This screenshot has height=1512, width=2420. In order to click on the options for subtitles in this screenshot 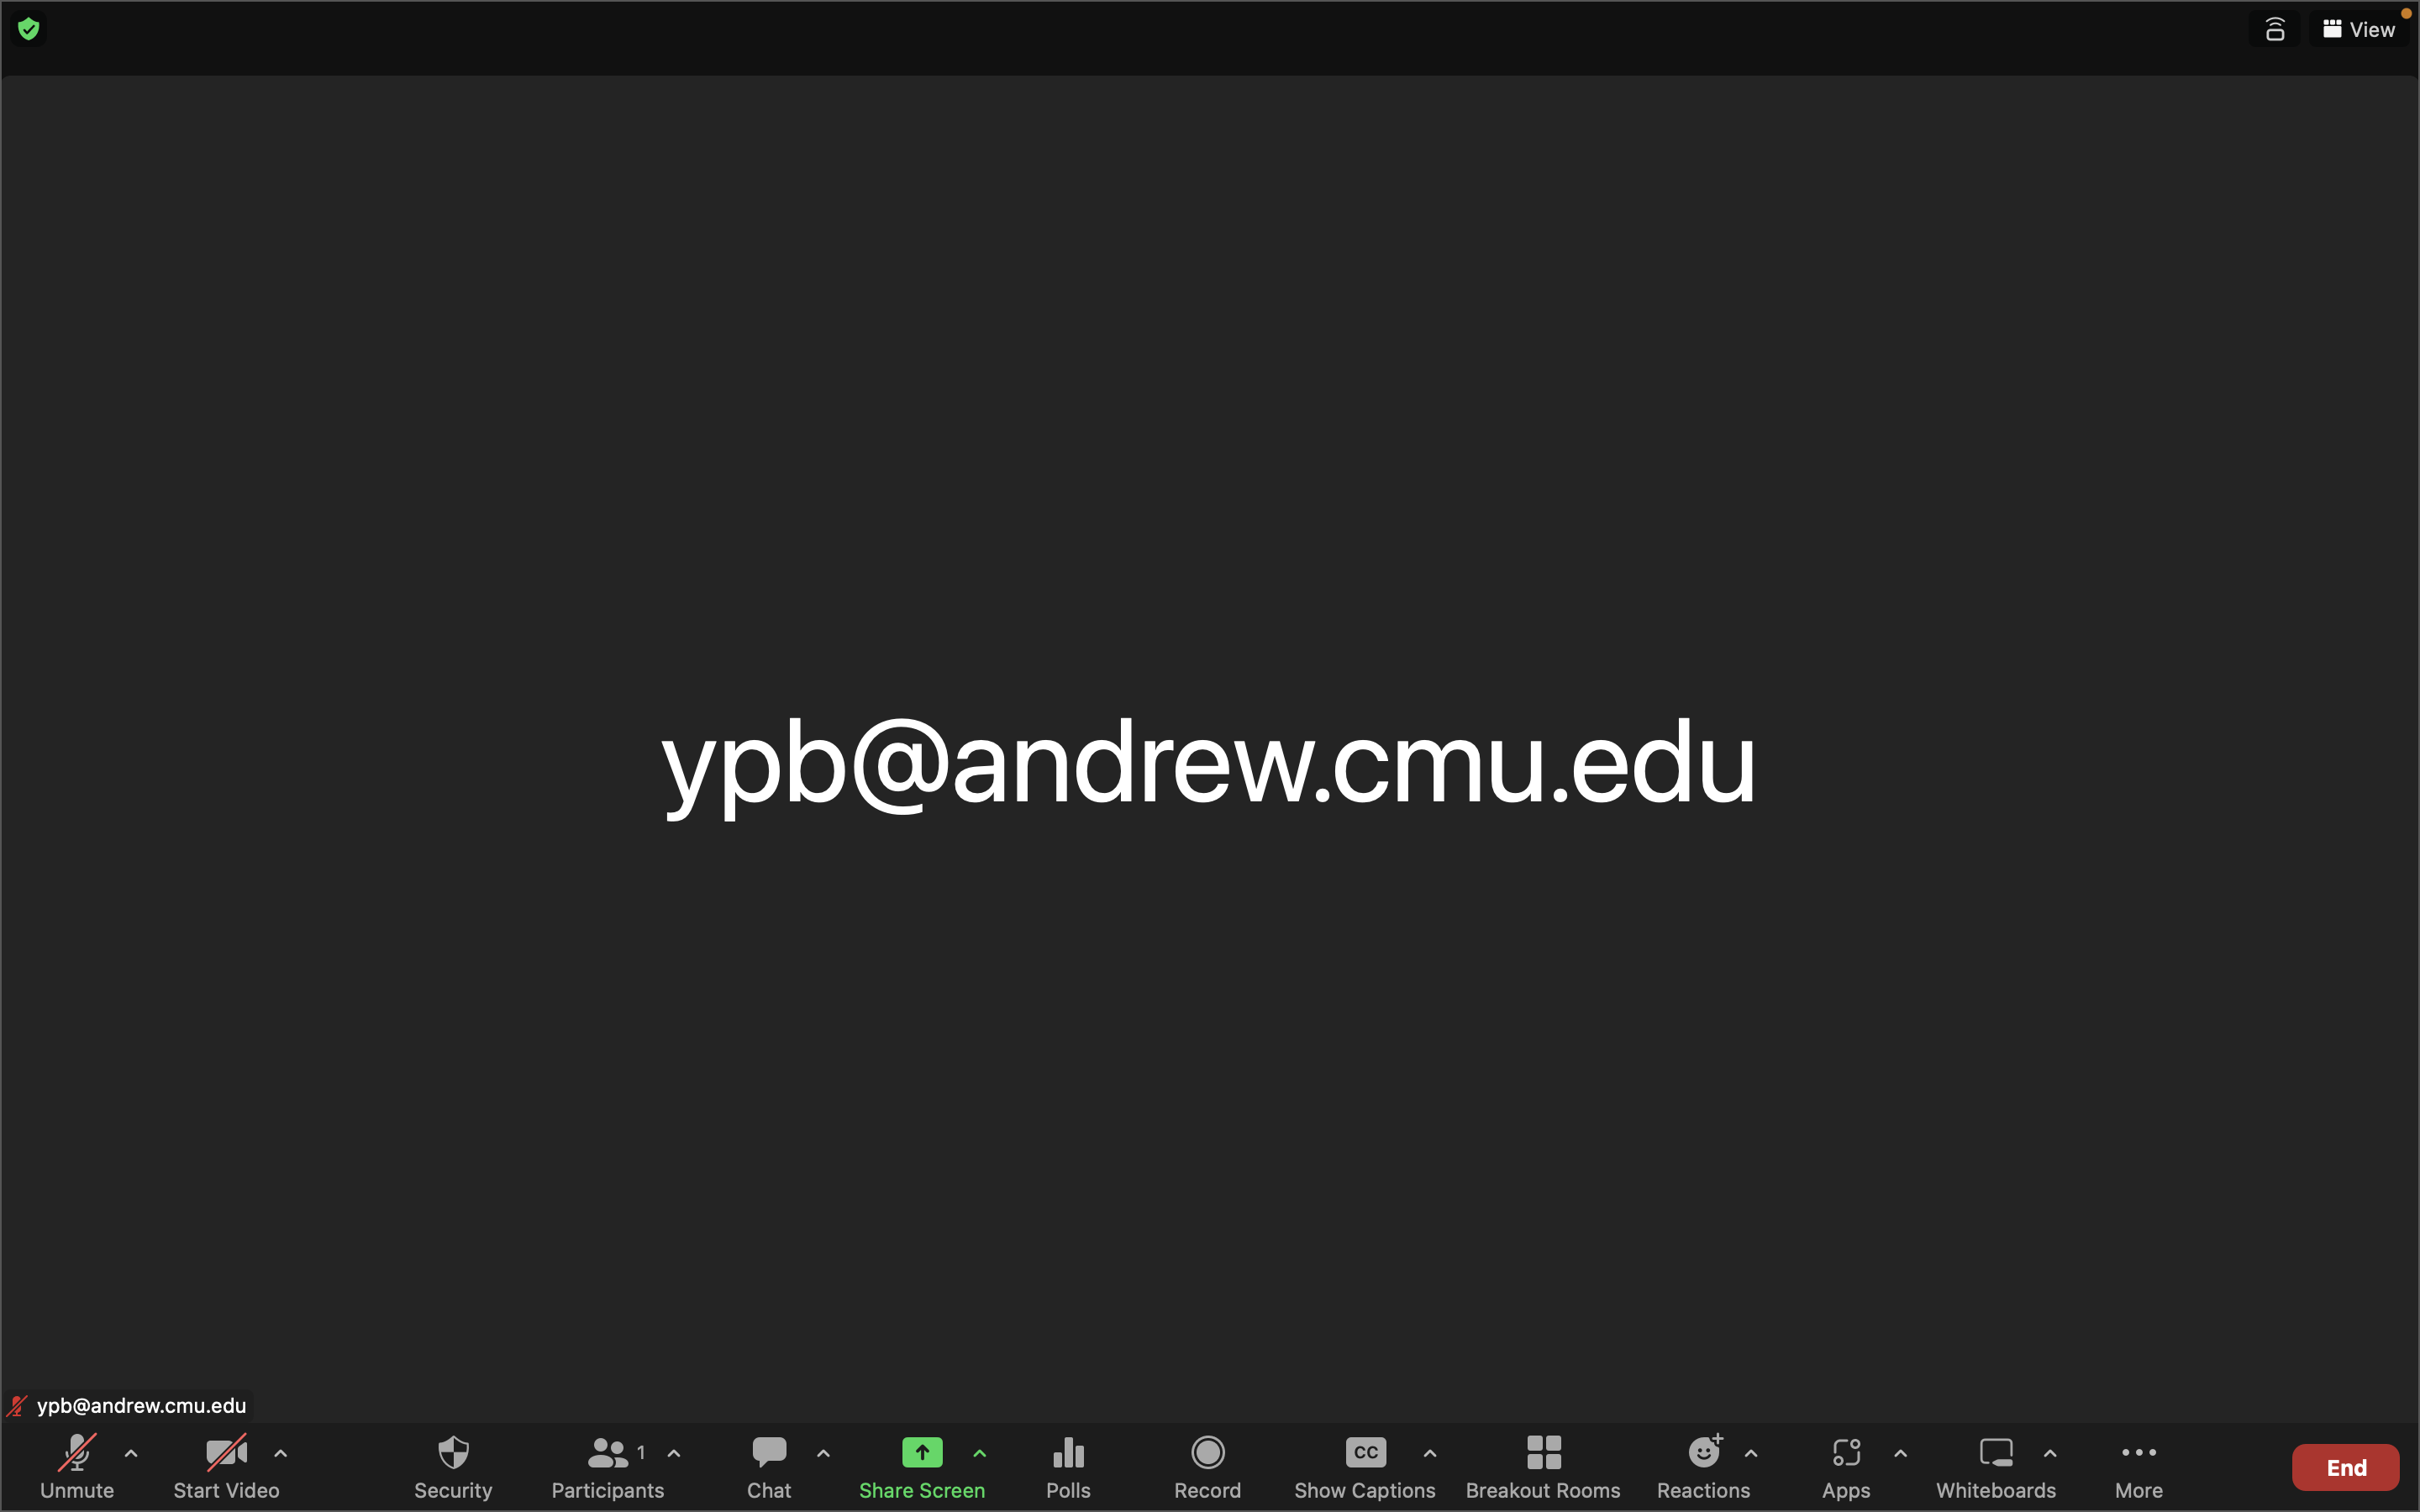, I will do `click(1429, 1456)`.